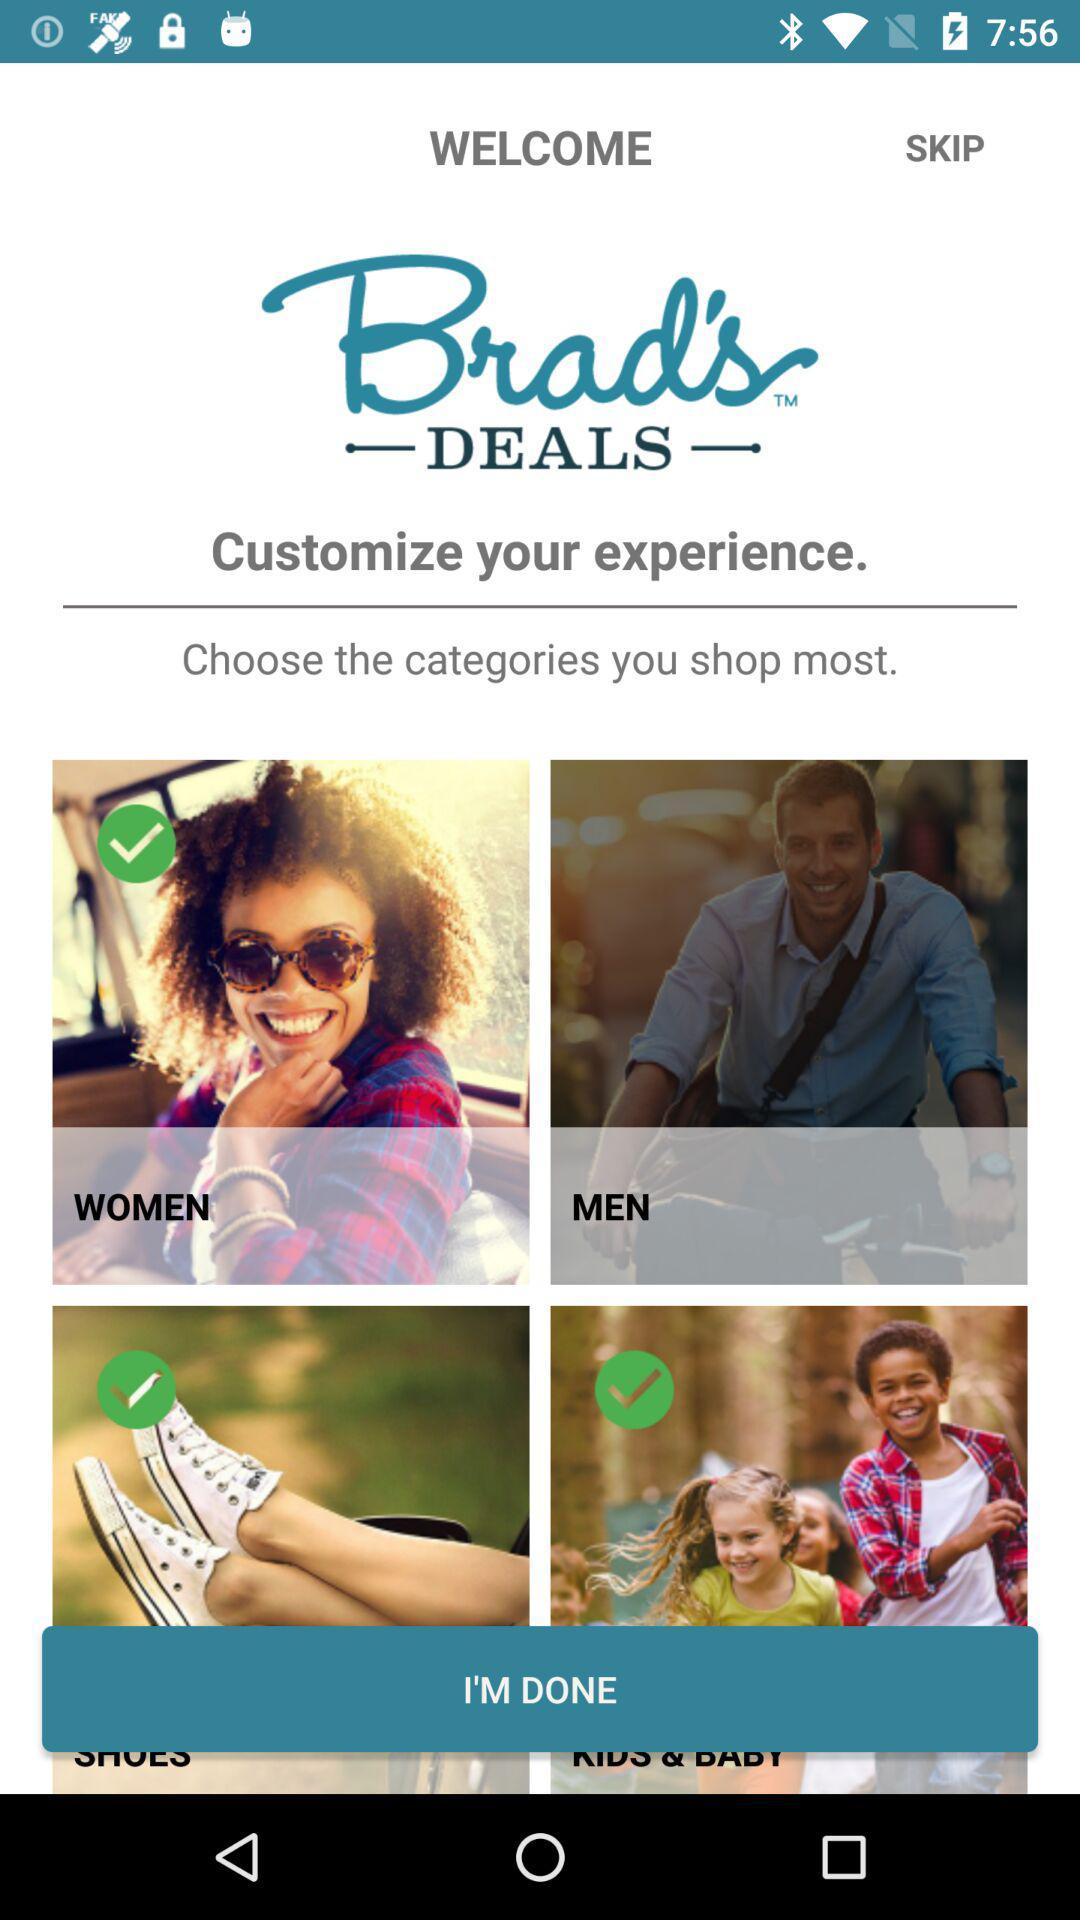  What do you see at coordinates (136, 844) in the screenshot?
I see `the check box on the first image` at bounding box center [136, 844].